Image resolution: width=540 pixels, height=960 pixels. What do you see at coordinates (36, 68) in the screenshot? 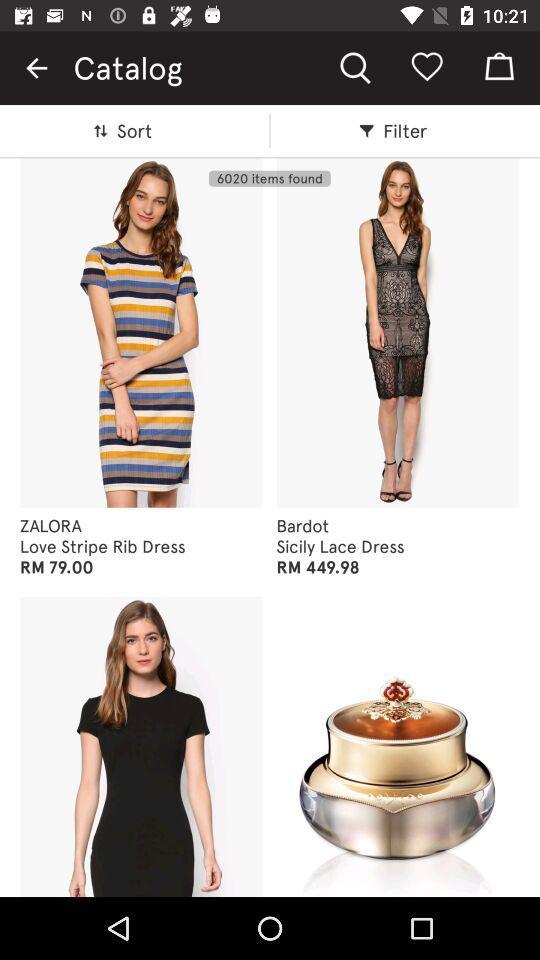
I see `the item to the left of catalog icon` at bounding box center [36, 68].